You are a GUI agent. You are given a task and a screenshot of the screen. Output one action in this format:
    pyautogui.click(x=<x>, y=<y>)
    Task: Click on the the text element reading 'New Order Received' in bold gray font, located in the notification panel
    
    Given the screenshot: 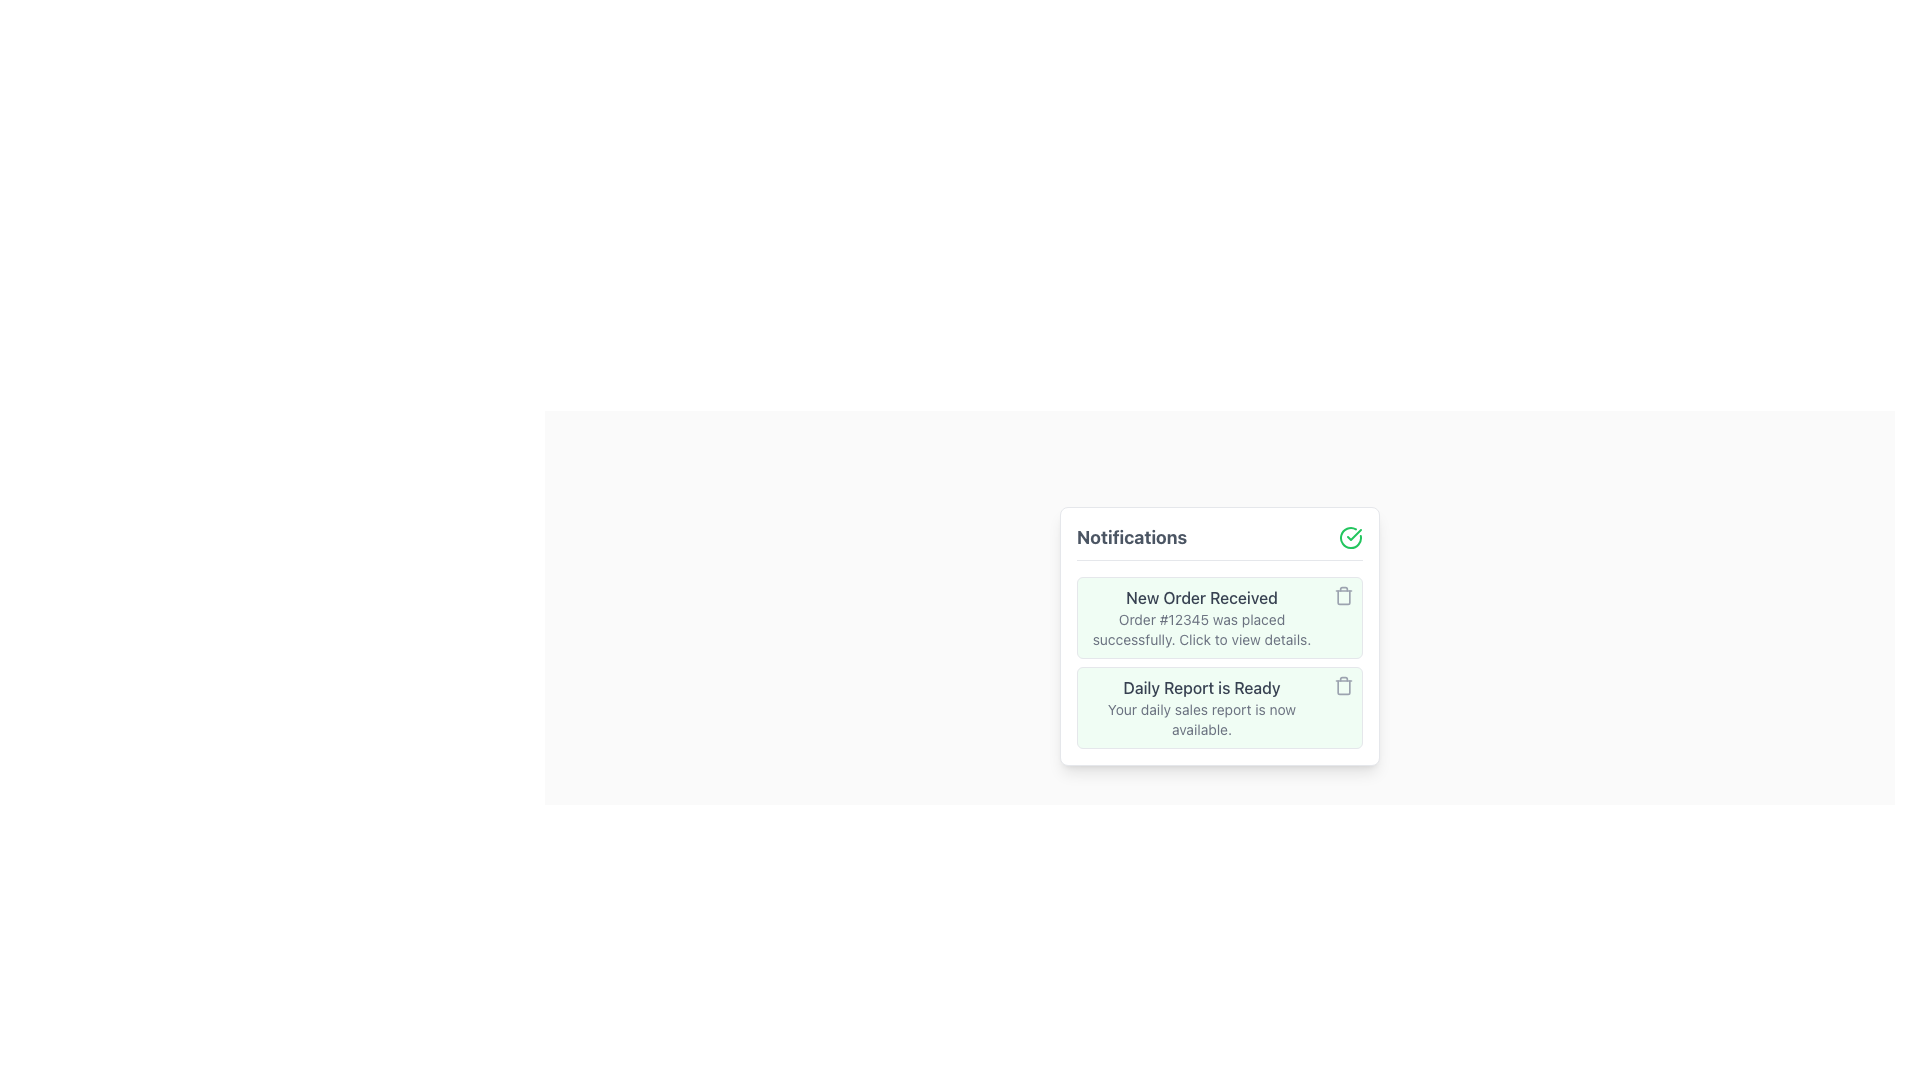 What is the action you would take?
    pyautogui.click(x=1200, y=596)
    